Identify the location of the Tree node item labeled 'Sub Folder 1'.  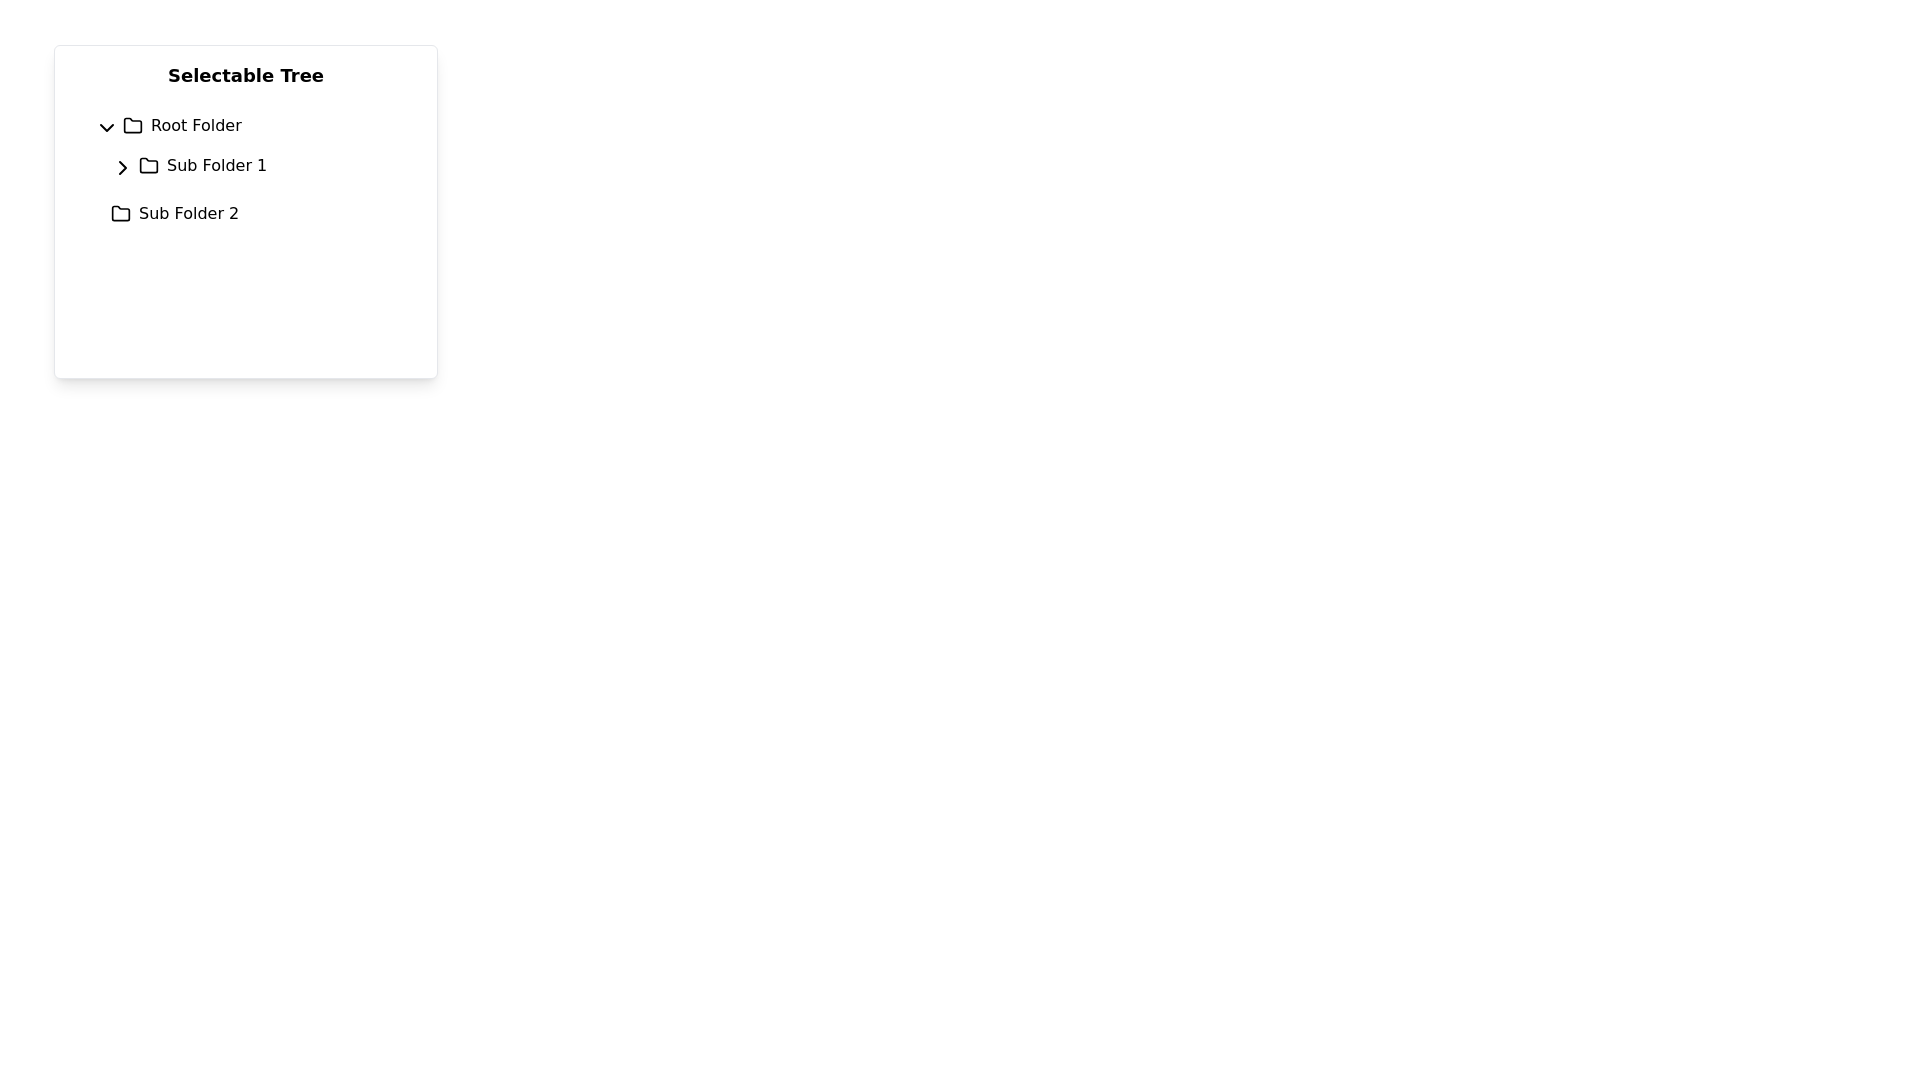
(253, 168).